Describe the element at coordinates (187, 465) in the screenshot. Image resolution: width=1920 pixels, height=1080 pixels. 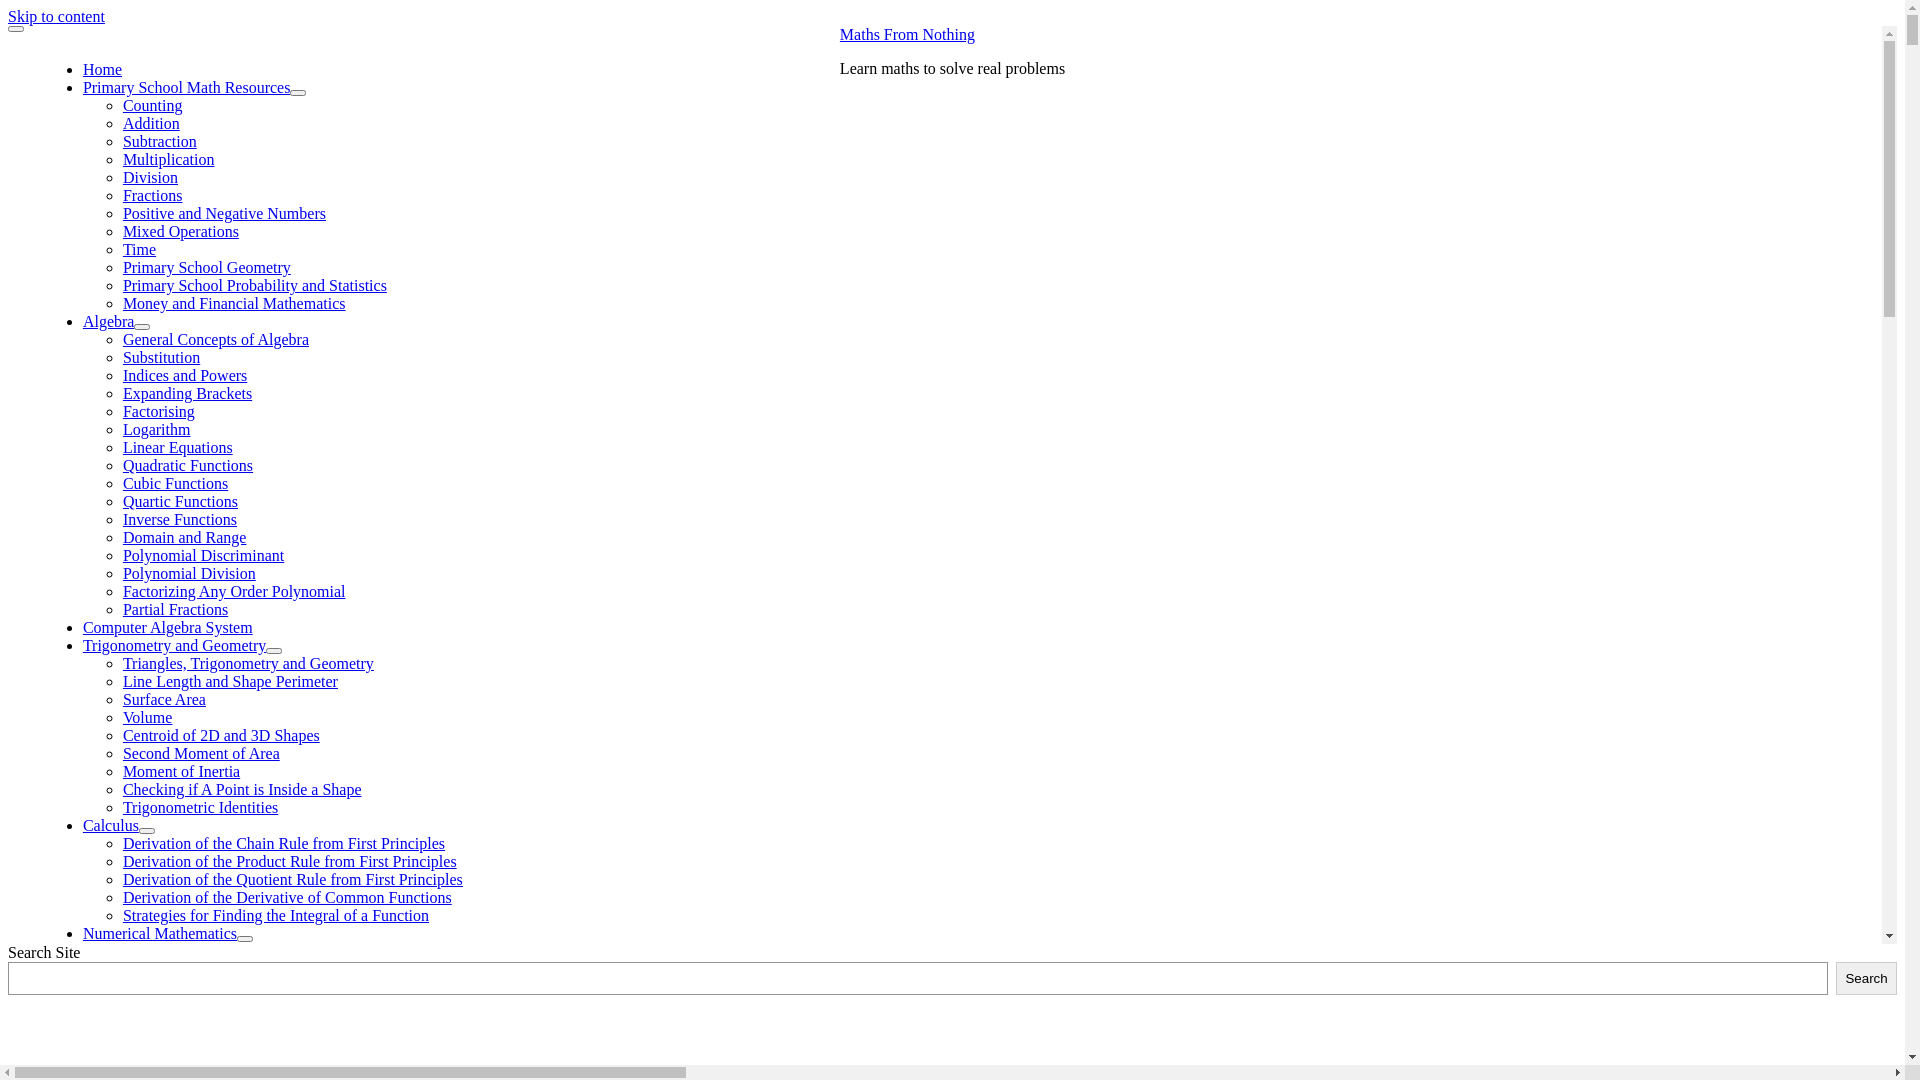
I see `'Quadratic Functions'` at that location.